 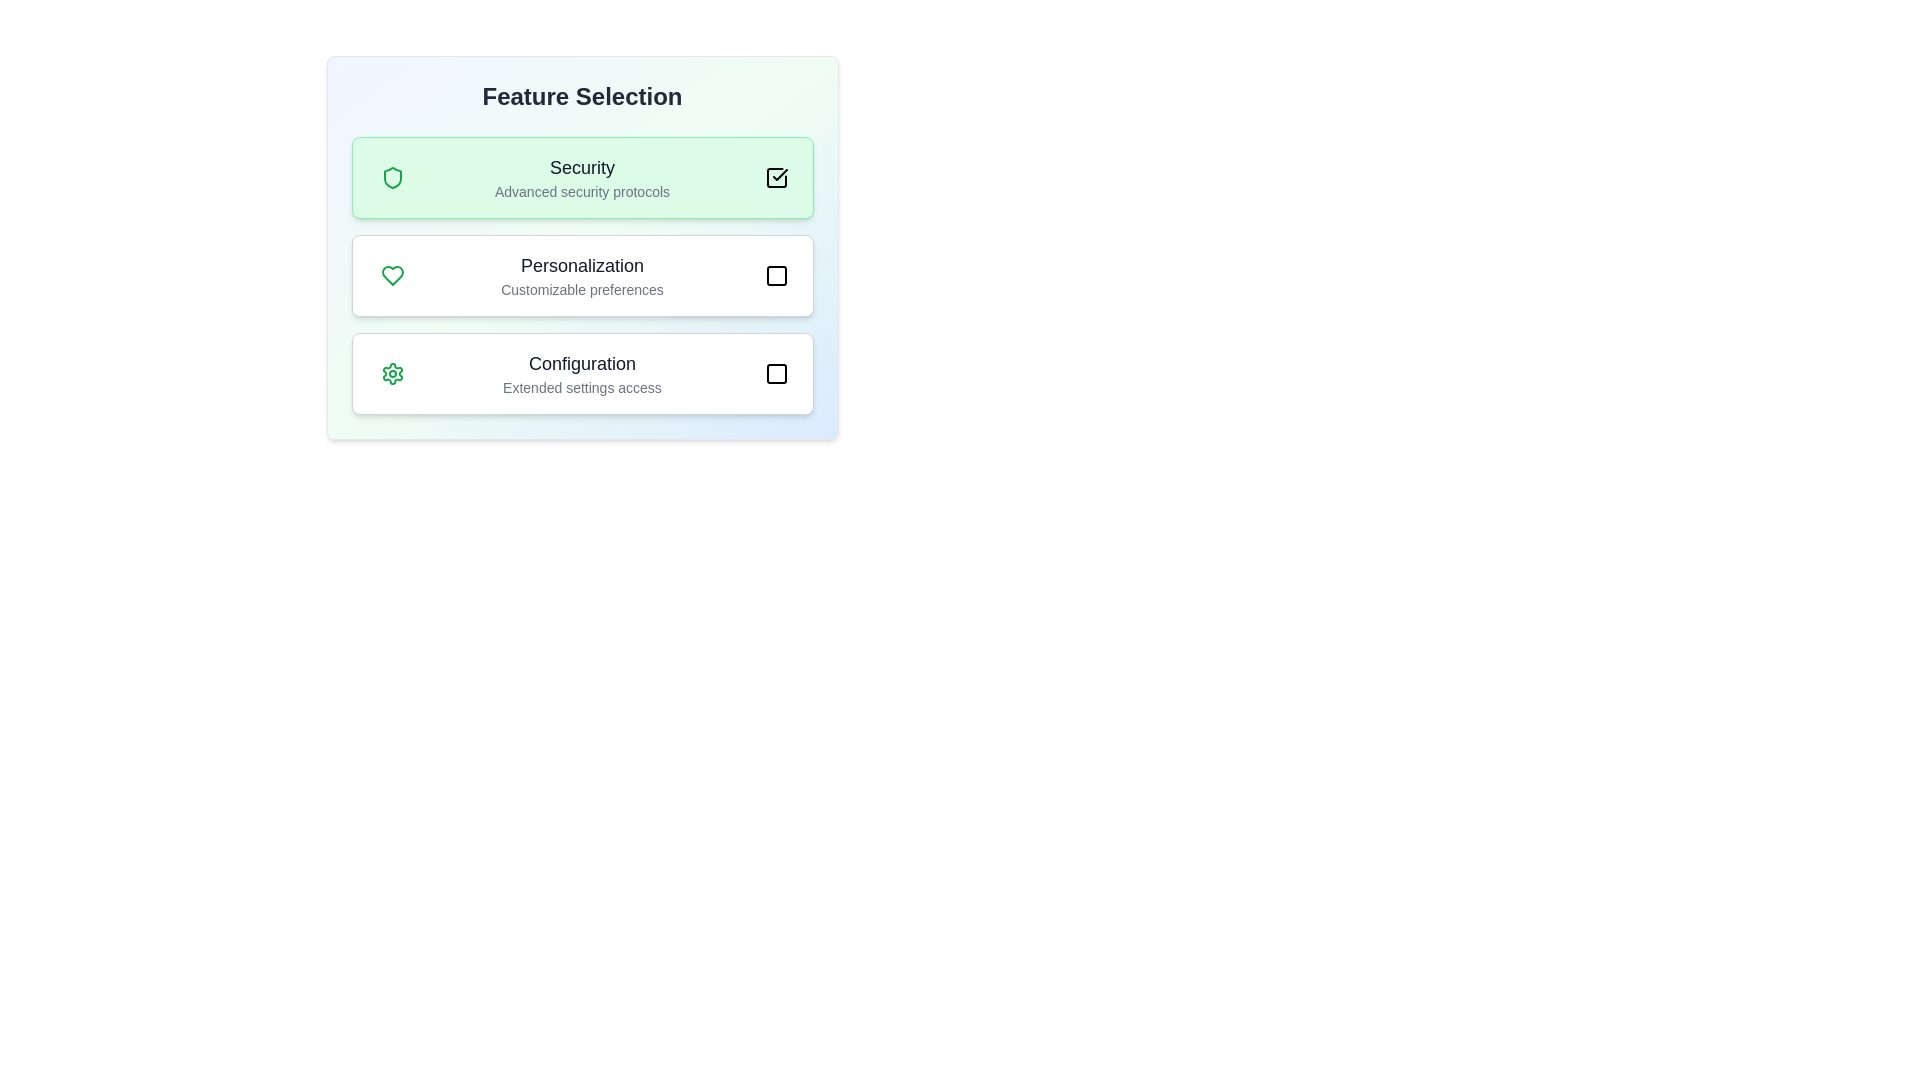 I want to click on the green gear icon representing the settings option in the Configuration section, so click(x=392, y=374).